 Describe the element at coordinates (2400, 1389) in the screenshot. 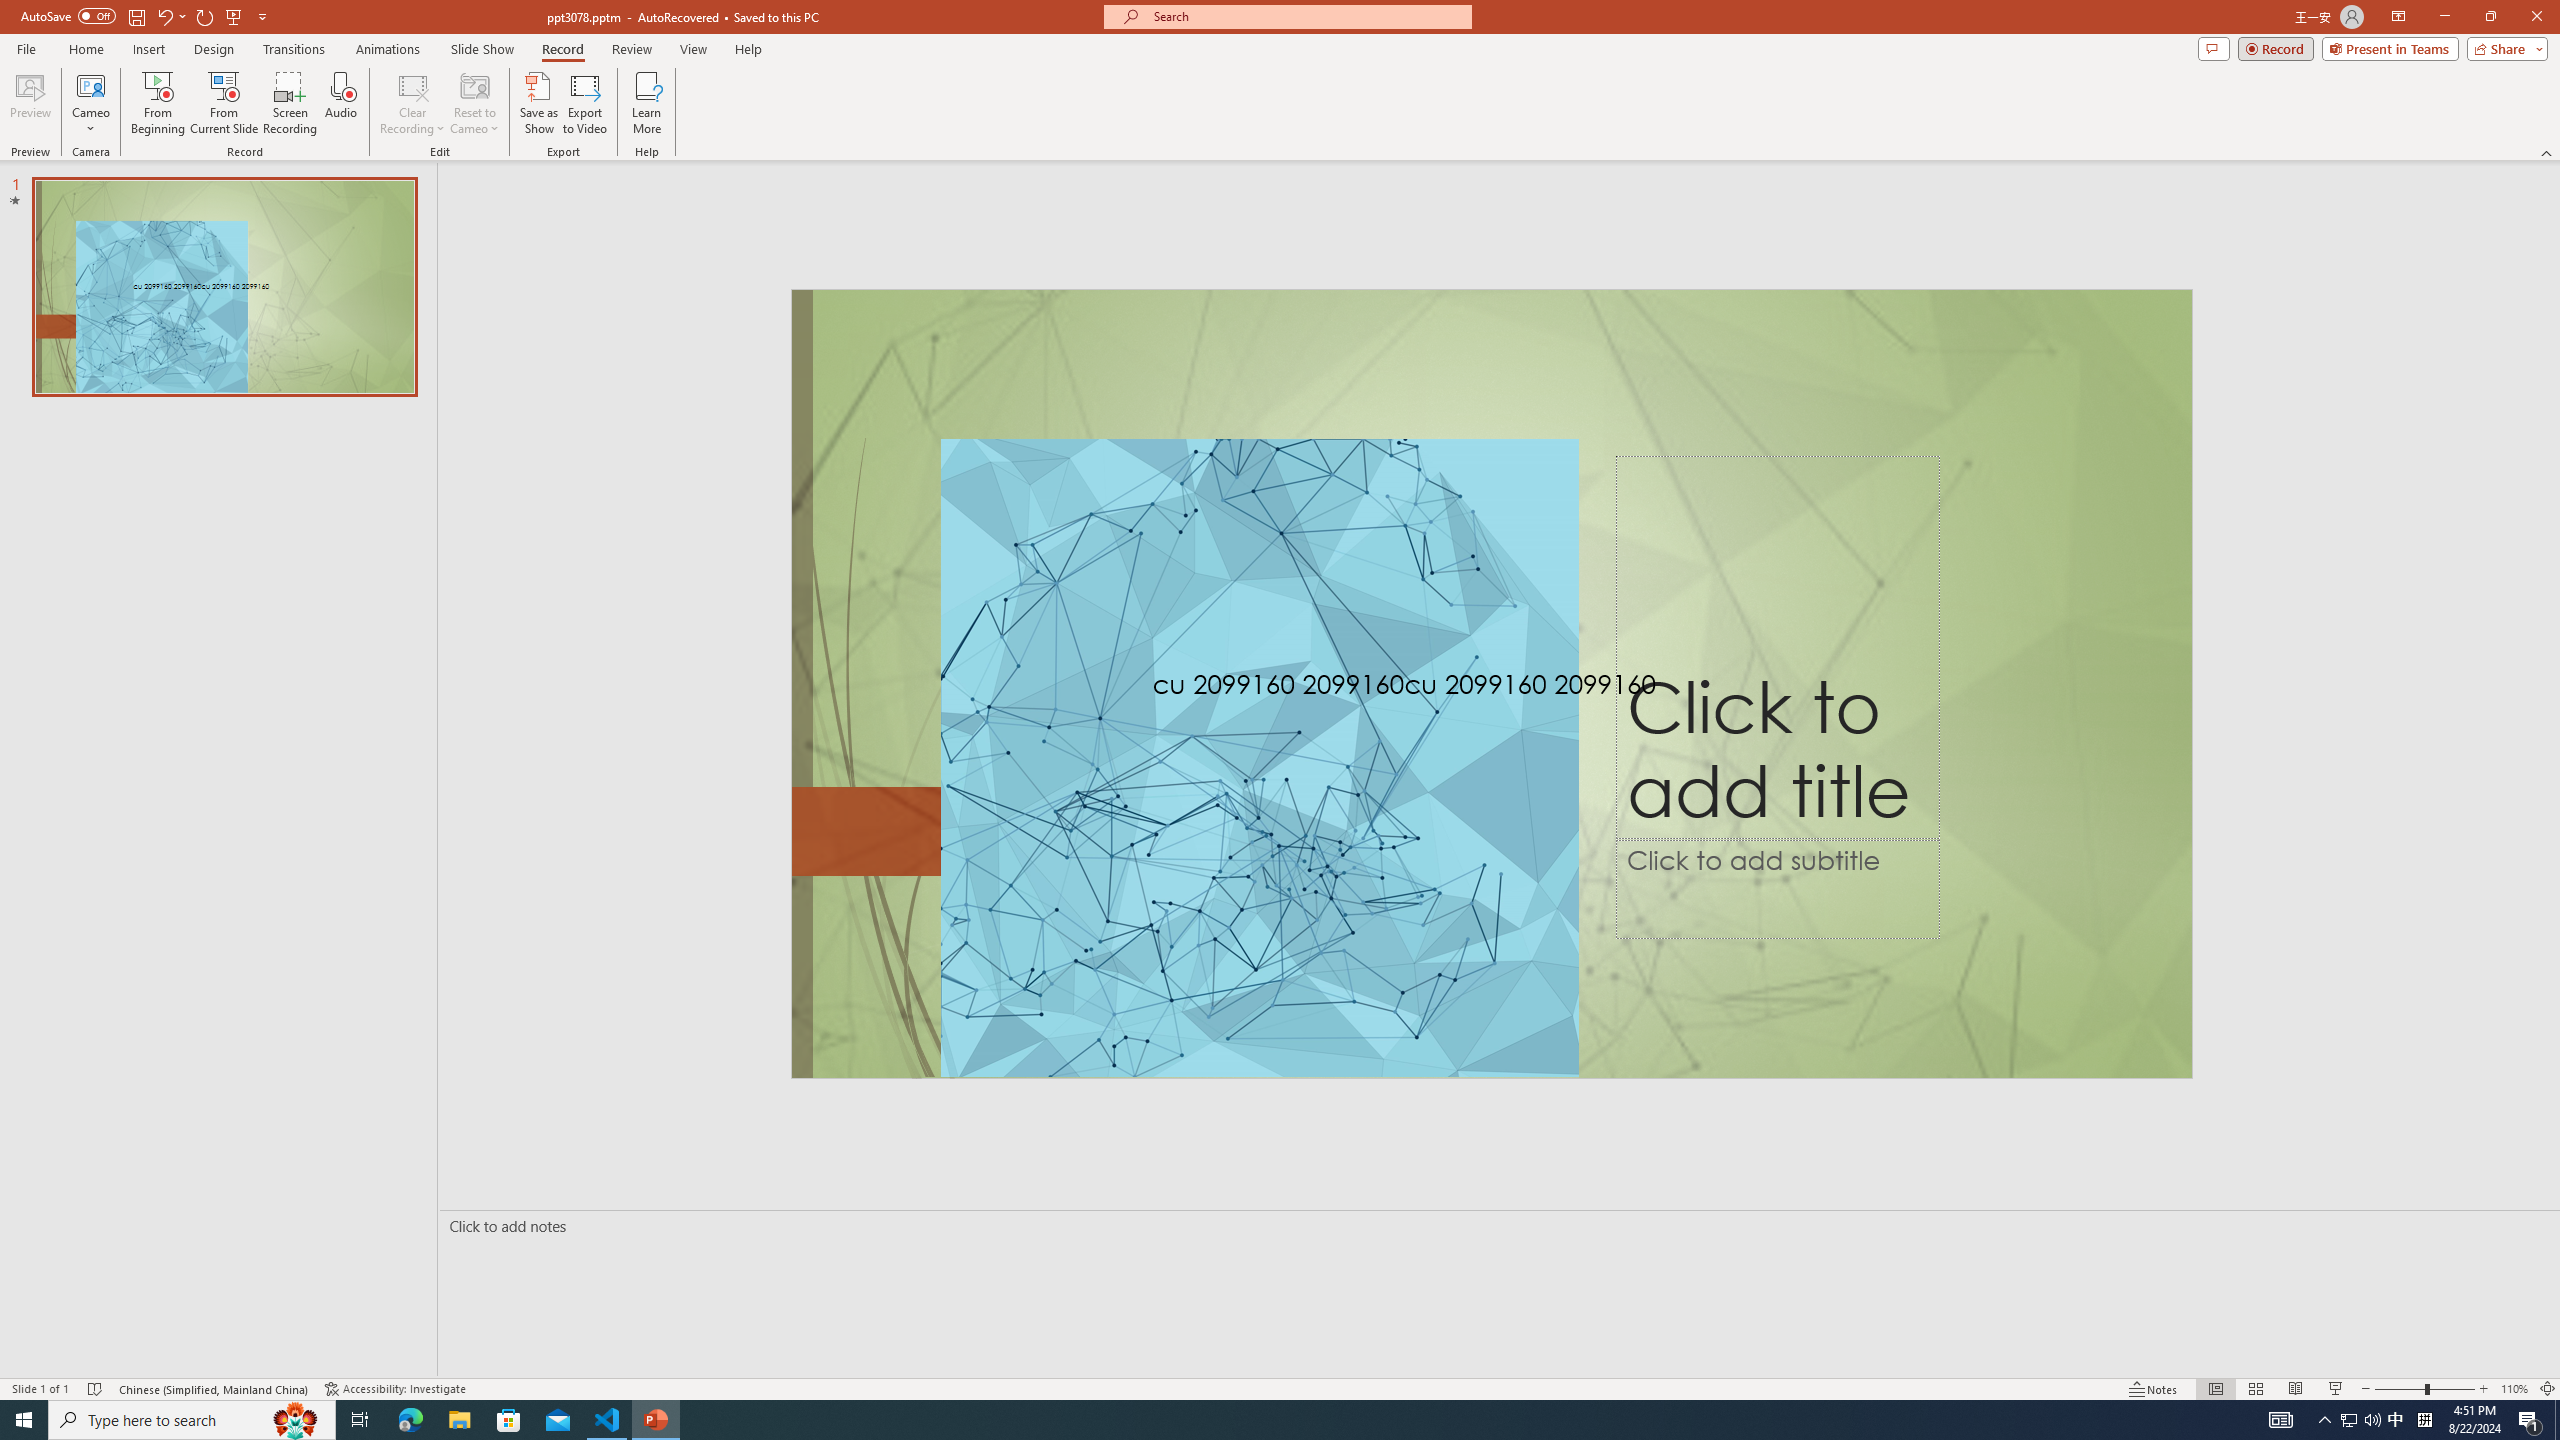

I see `'Zoom Out'` at that location.